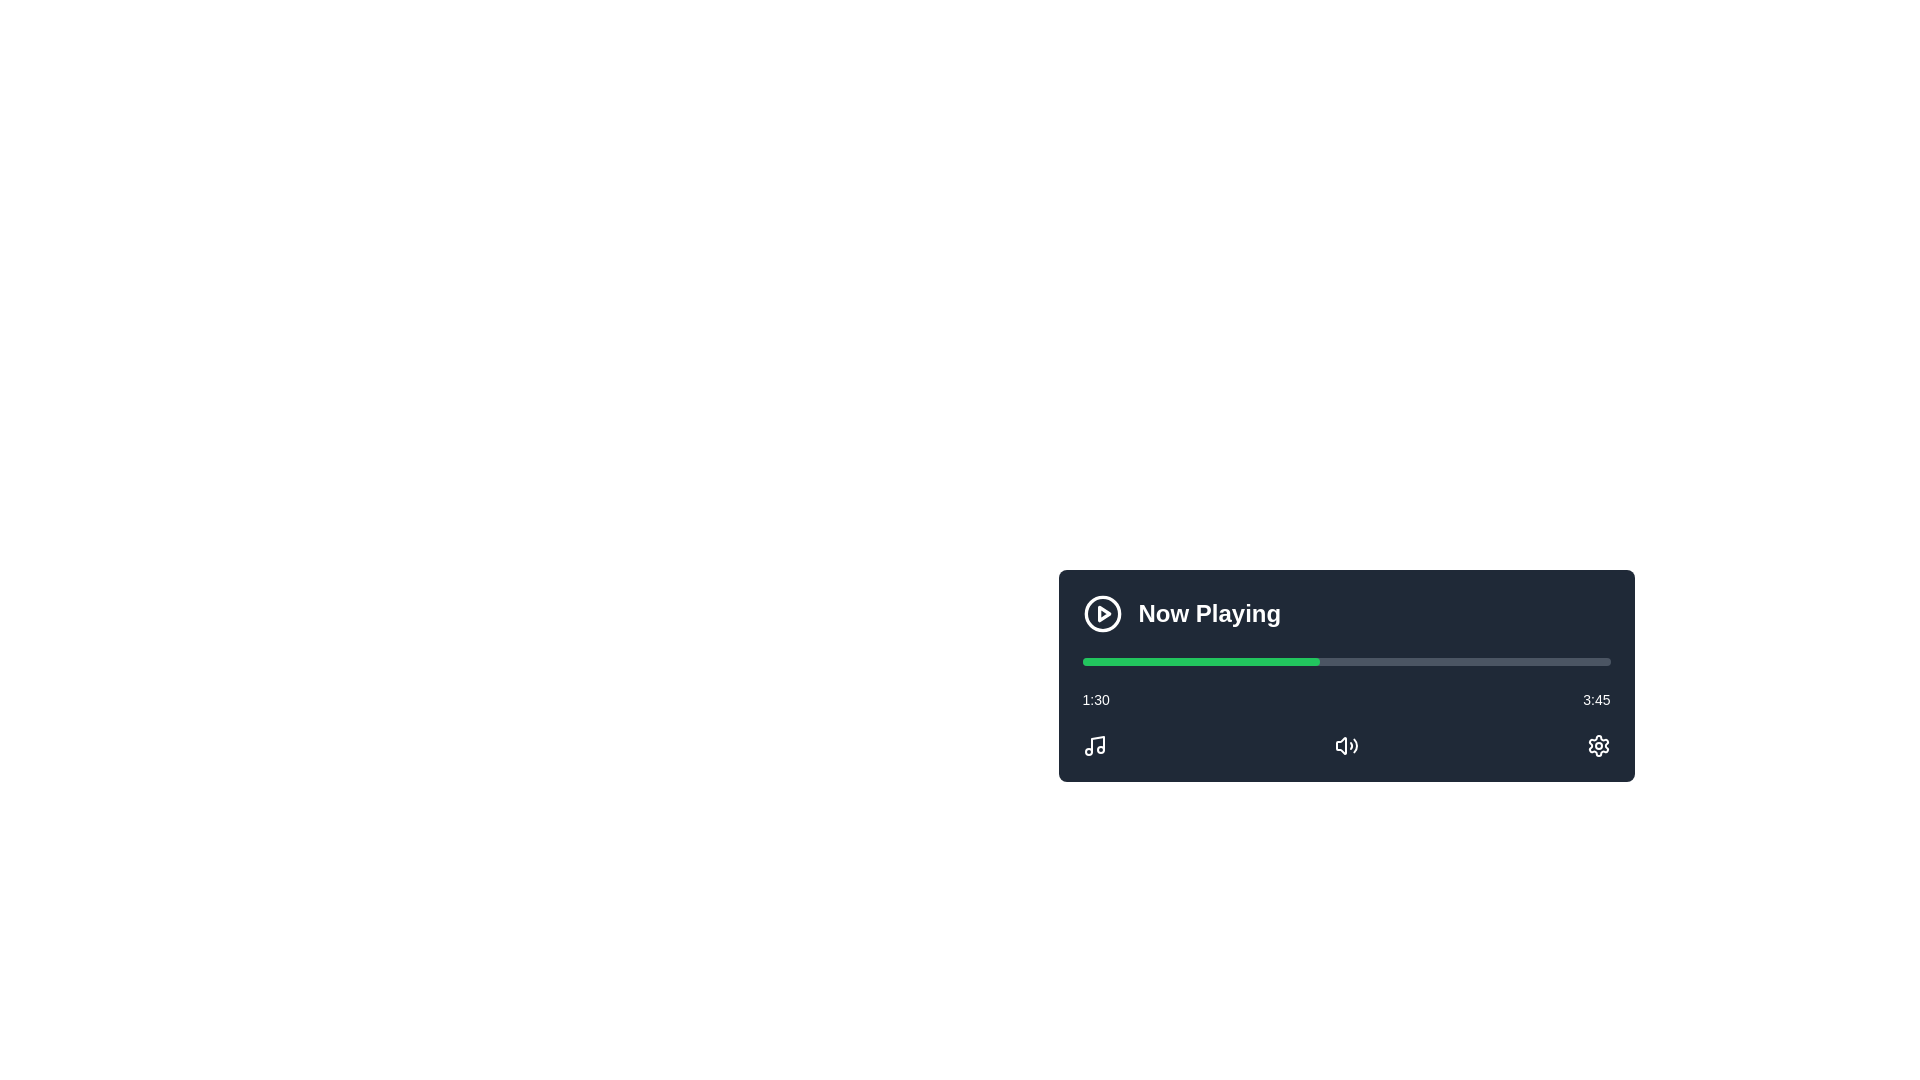 This screenshot has height=1080, width=1920. Describe the element at coordinates (1101, 612) in the screenshot. I see `the play button located at the top-left corner of the 'Now Playing' player interface` at that location.